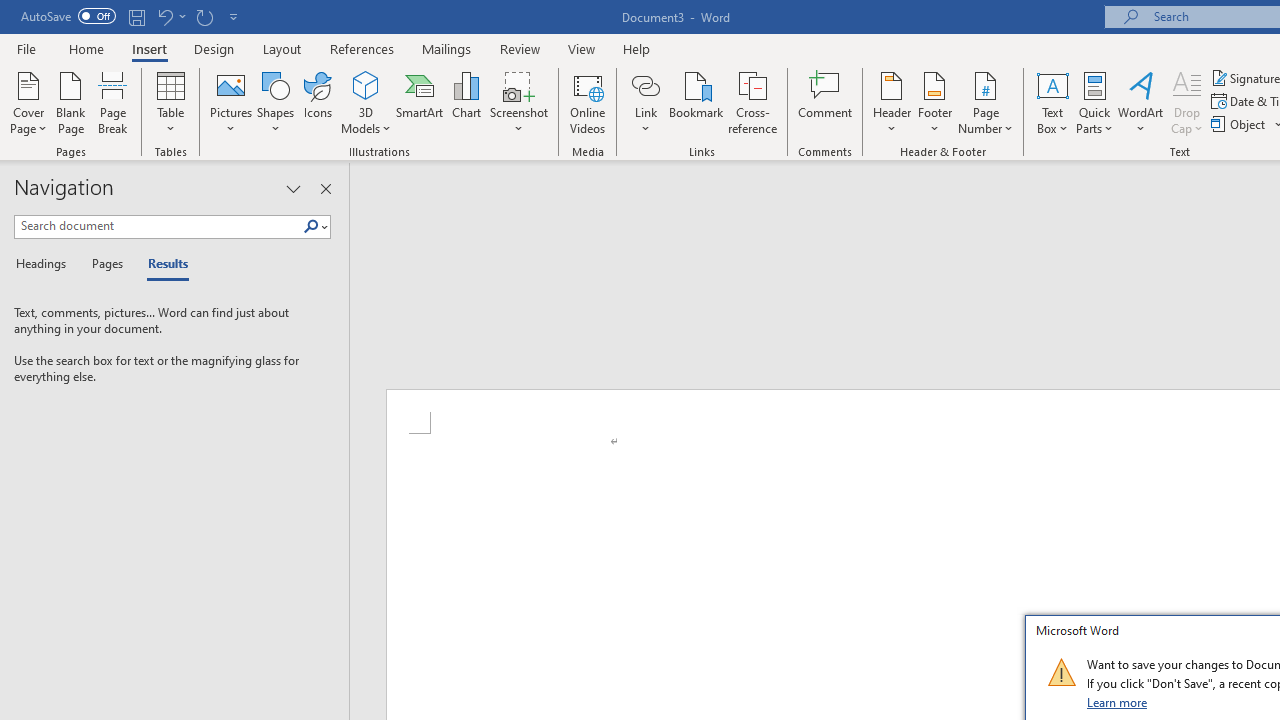  Describe the element at coordinates (645, 84) in the screenshot. I see `'Link'` at that location.